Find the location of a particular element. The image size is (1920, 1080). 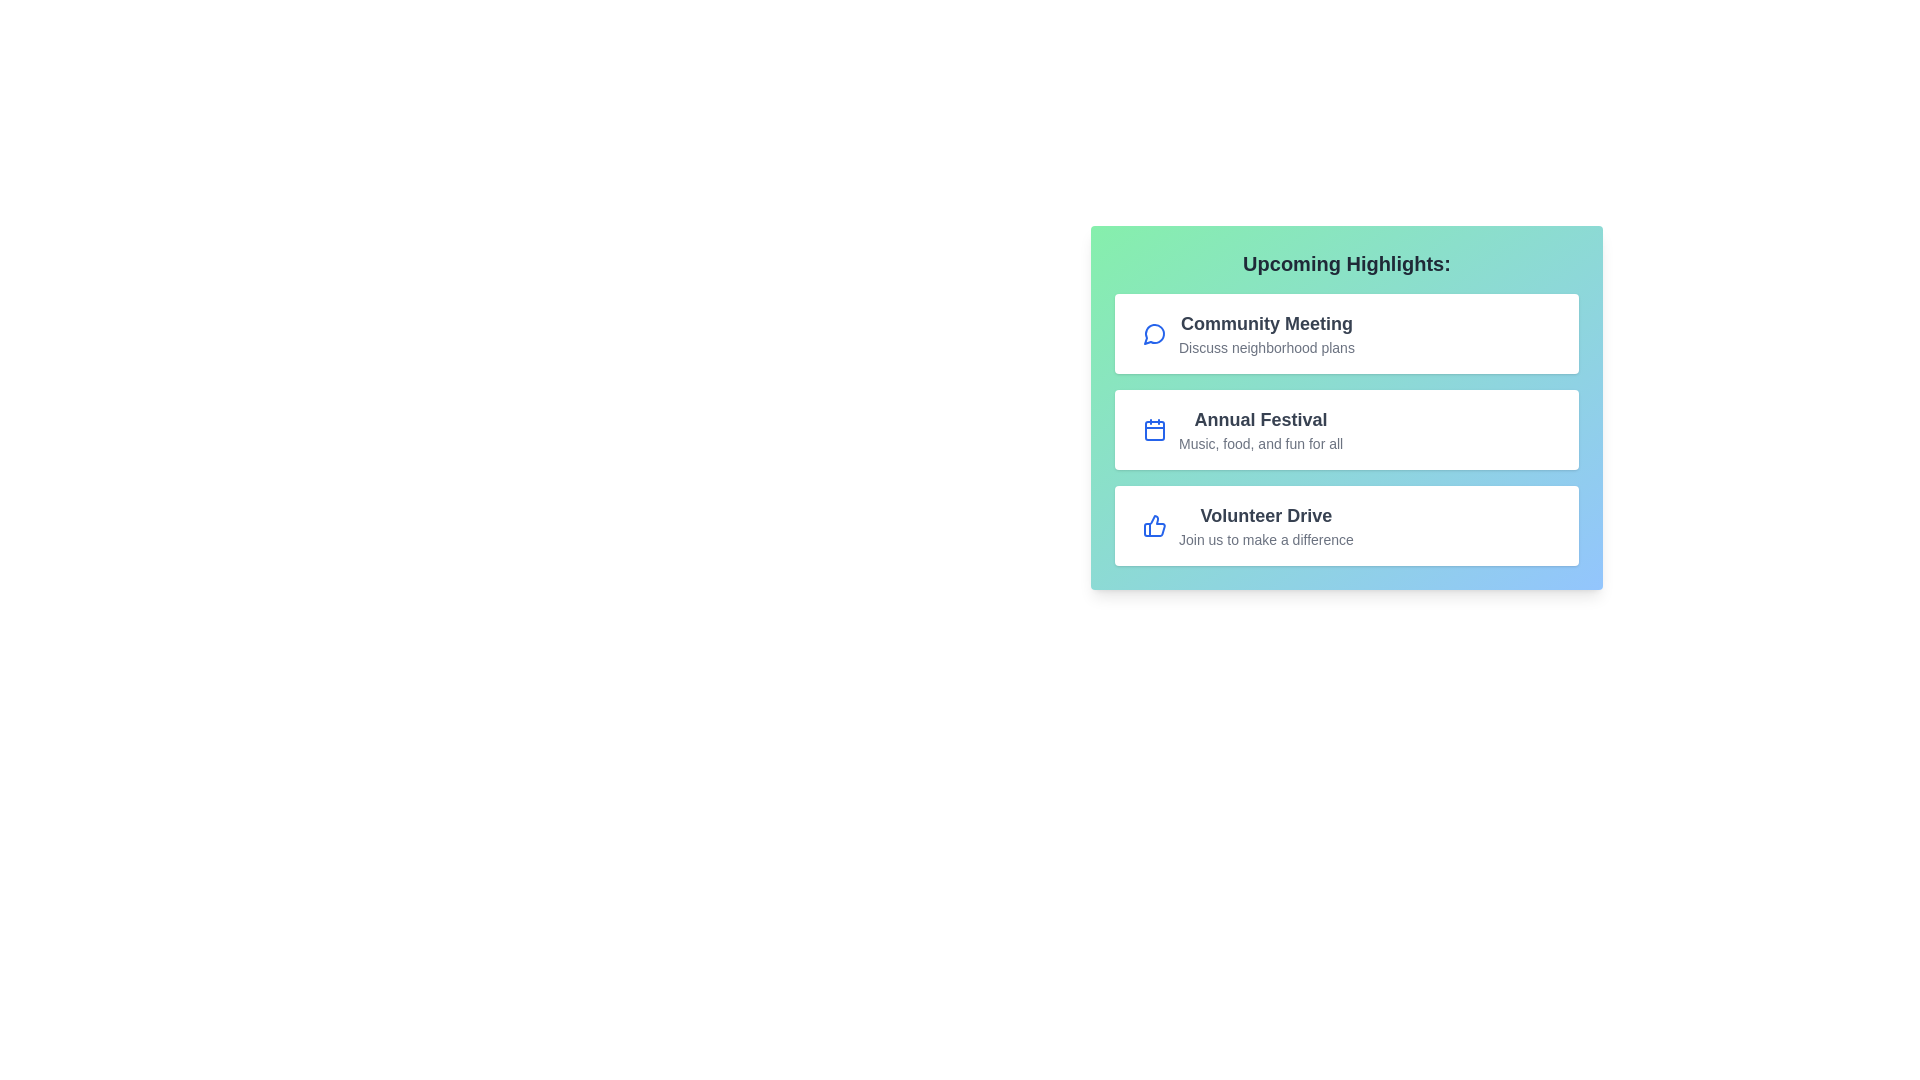

the center of the EventHighlights component container to focus on it is located at coordinates (1347, 407).